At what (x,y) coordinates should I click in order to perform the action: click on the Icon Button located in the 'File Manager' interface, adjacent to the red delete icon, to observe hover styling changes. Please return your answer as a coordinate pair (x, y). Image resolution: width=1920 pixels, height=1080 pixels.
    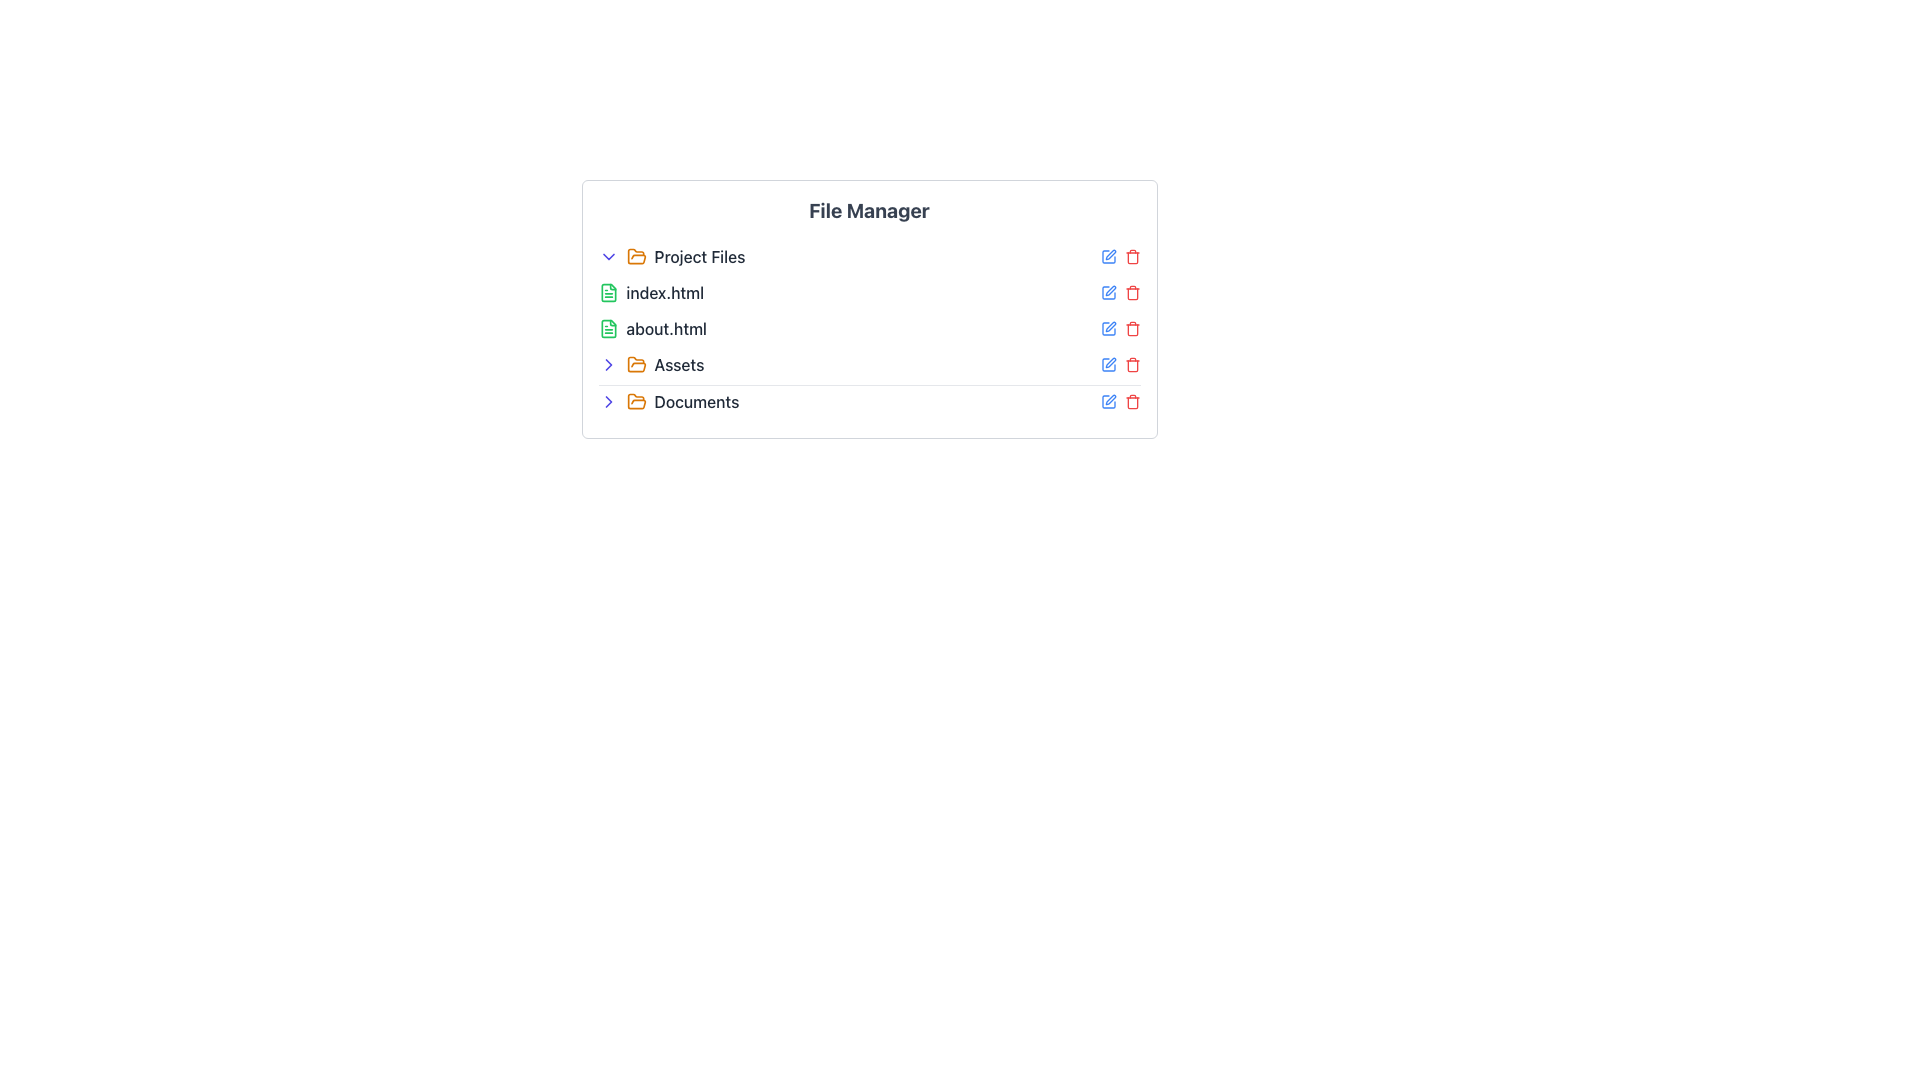
    Looking at the image, I should click on (1107, 256).